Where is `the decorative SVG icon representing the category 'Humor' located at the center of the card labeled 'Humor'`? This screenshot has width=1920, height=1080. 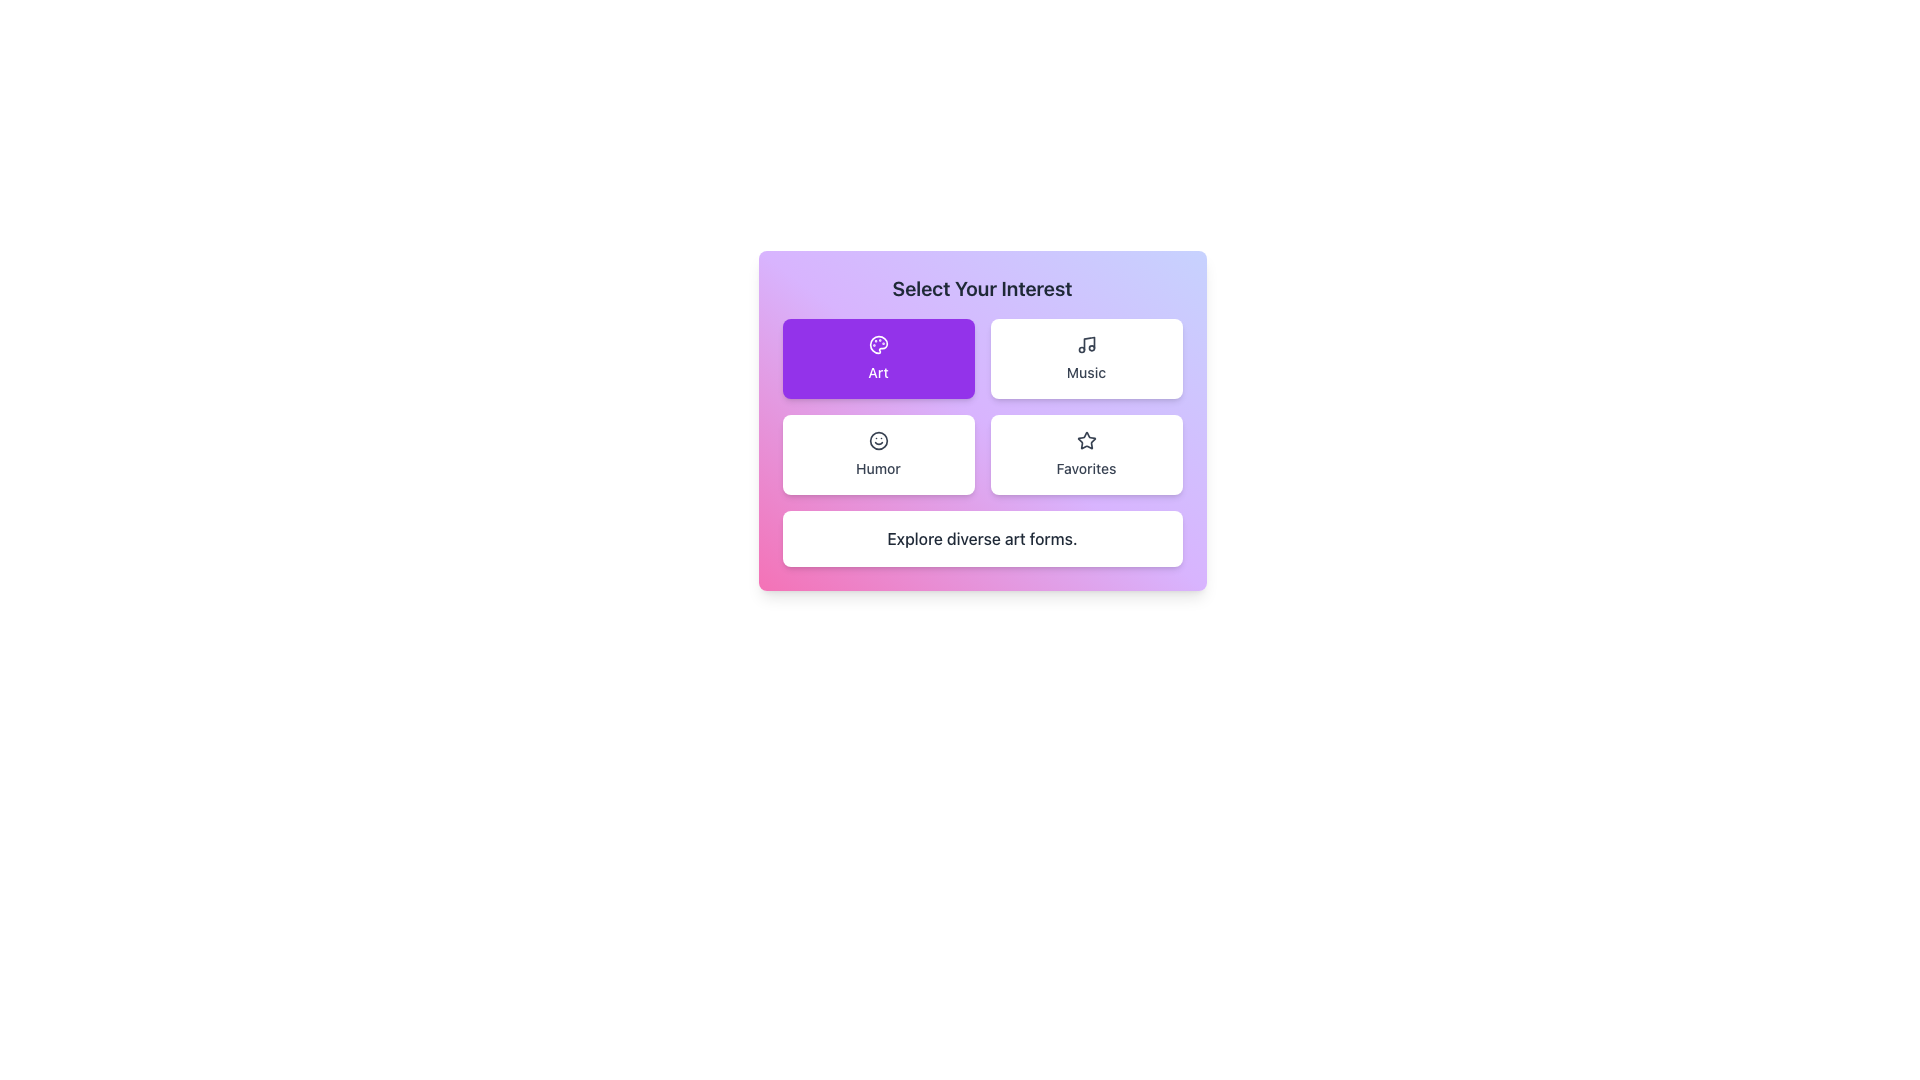
the decorative SVG icon representing the category 'Humor' located at the center of the card labeled 'Humor' is located at coordinates (878, 439).